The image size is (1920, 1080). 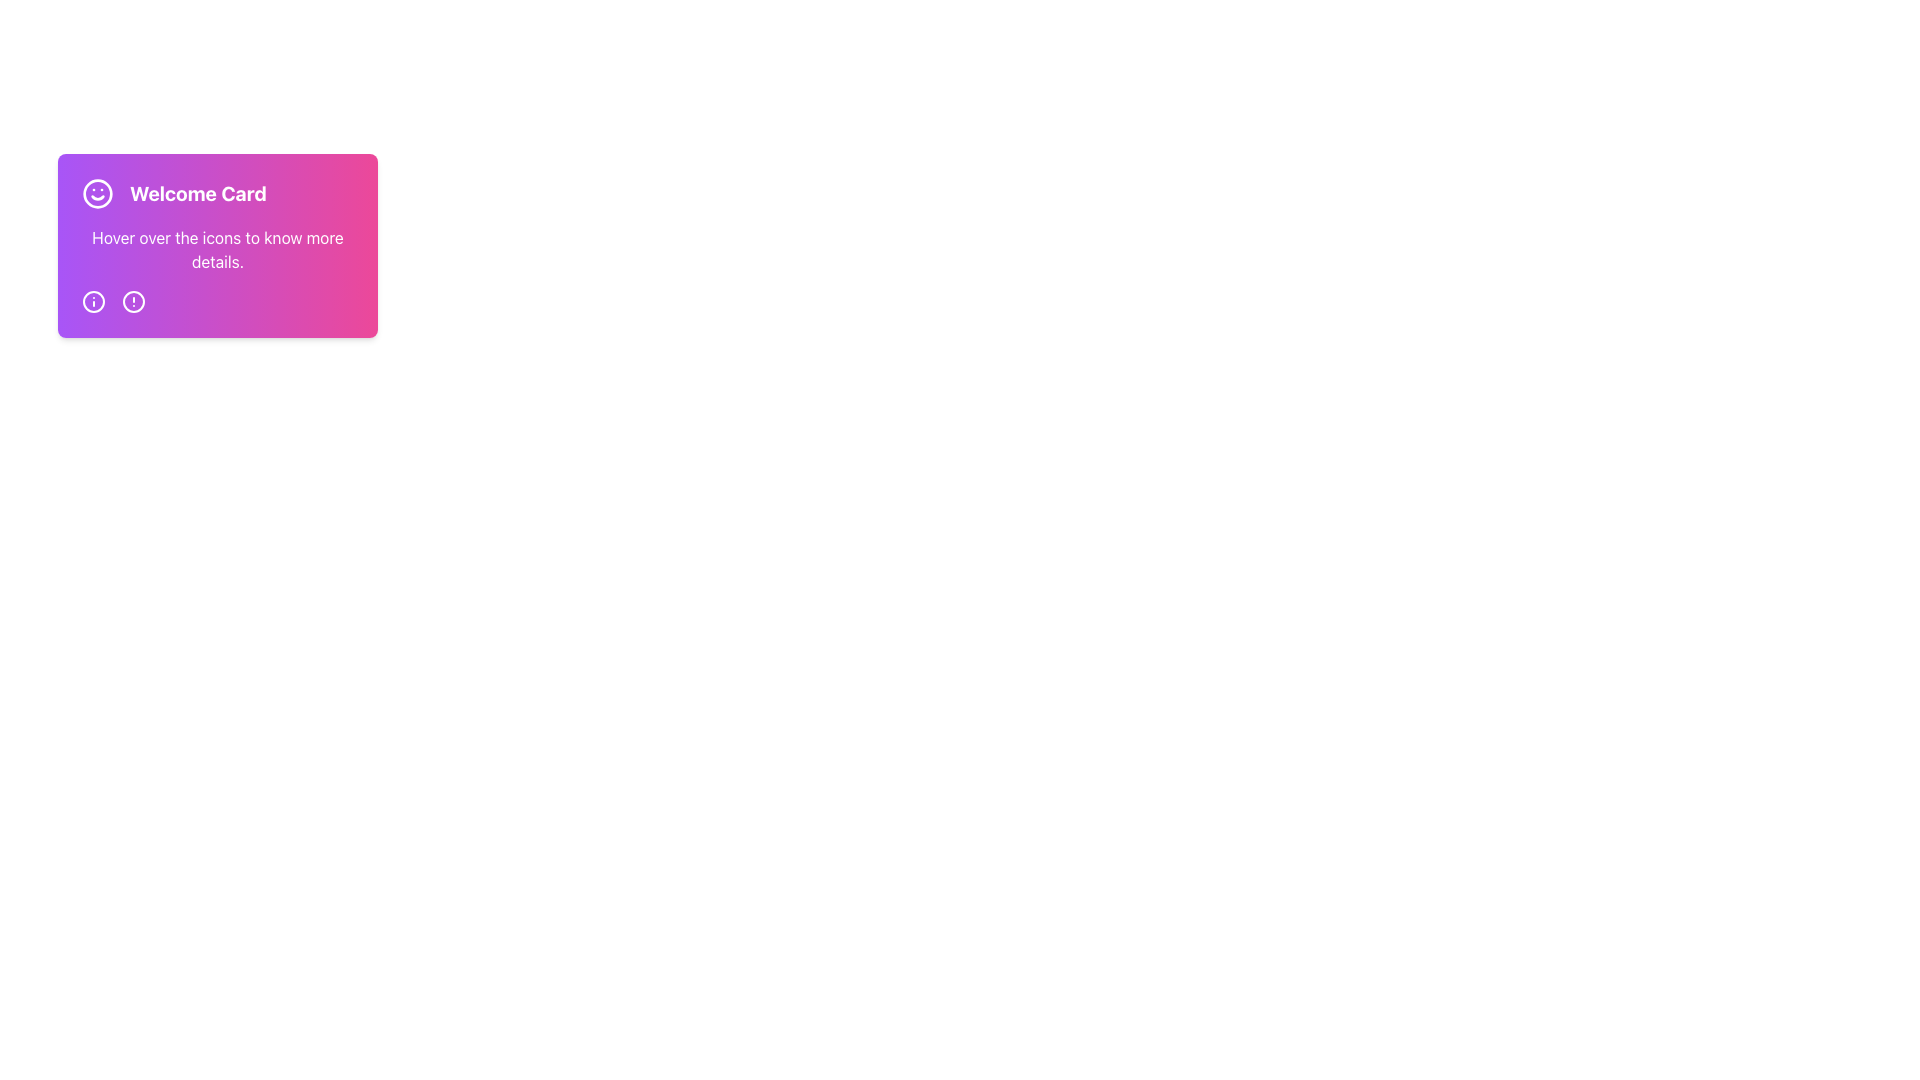 What do you see at coordinates (93, 301) in the screenshot?
I see `the purple circular decorative graphic located in the middle of an icon at the bottom of the 'Welcome Card'` at bounding box center [93, 301].